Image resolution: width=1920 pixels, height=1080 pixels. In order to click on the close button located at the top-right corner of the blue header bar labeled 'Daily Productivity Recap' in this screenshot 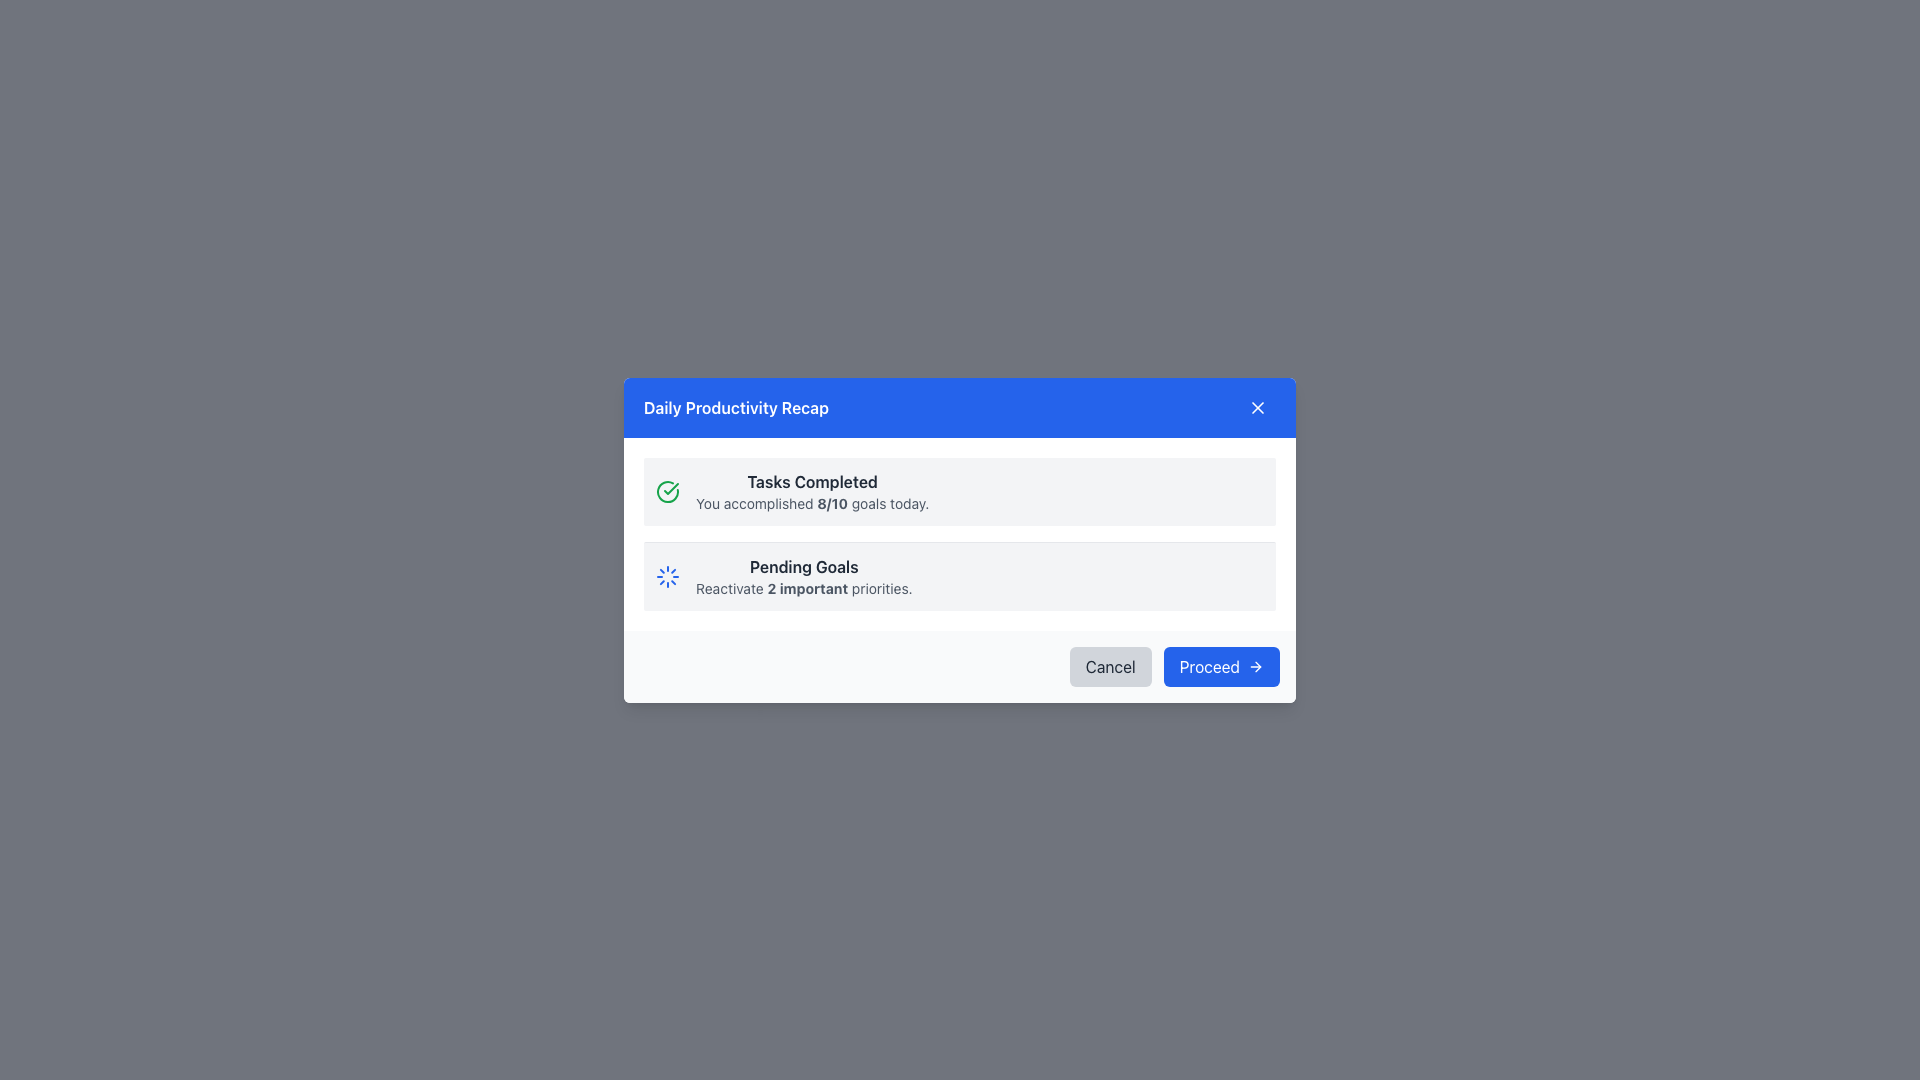, I will do `click(1256, 406)`.